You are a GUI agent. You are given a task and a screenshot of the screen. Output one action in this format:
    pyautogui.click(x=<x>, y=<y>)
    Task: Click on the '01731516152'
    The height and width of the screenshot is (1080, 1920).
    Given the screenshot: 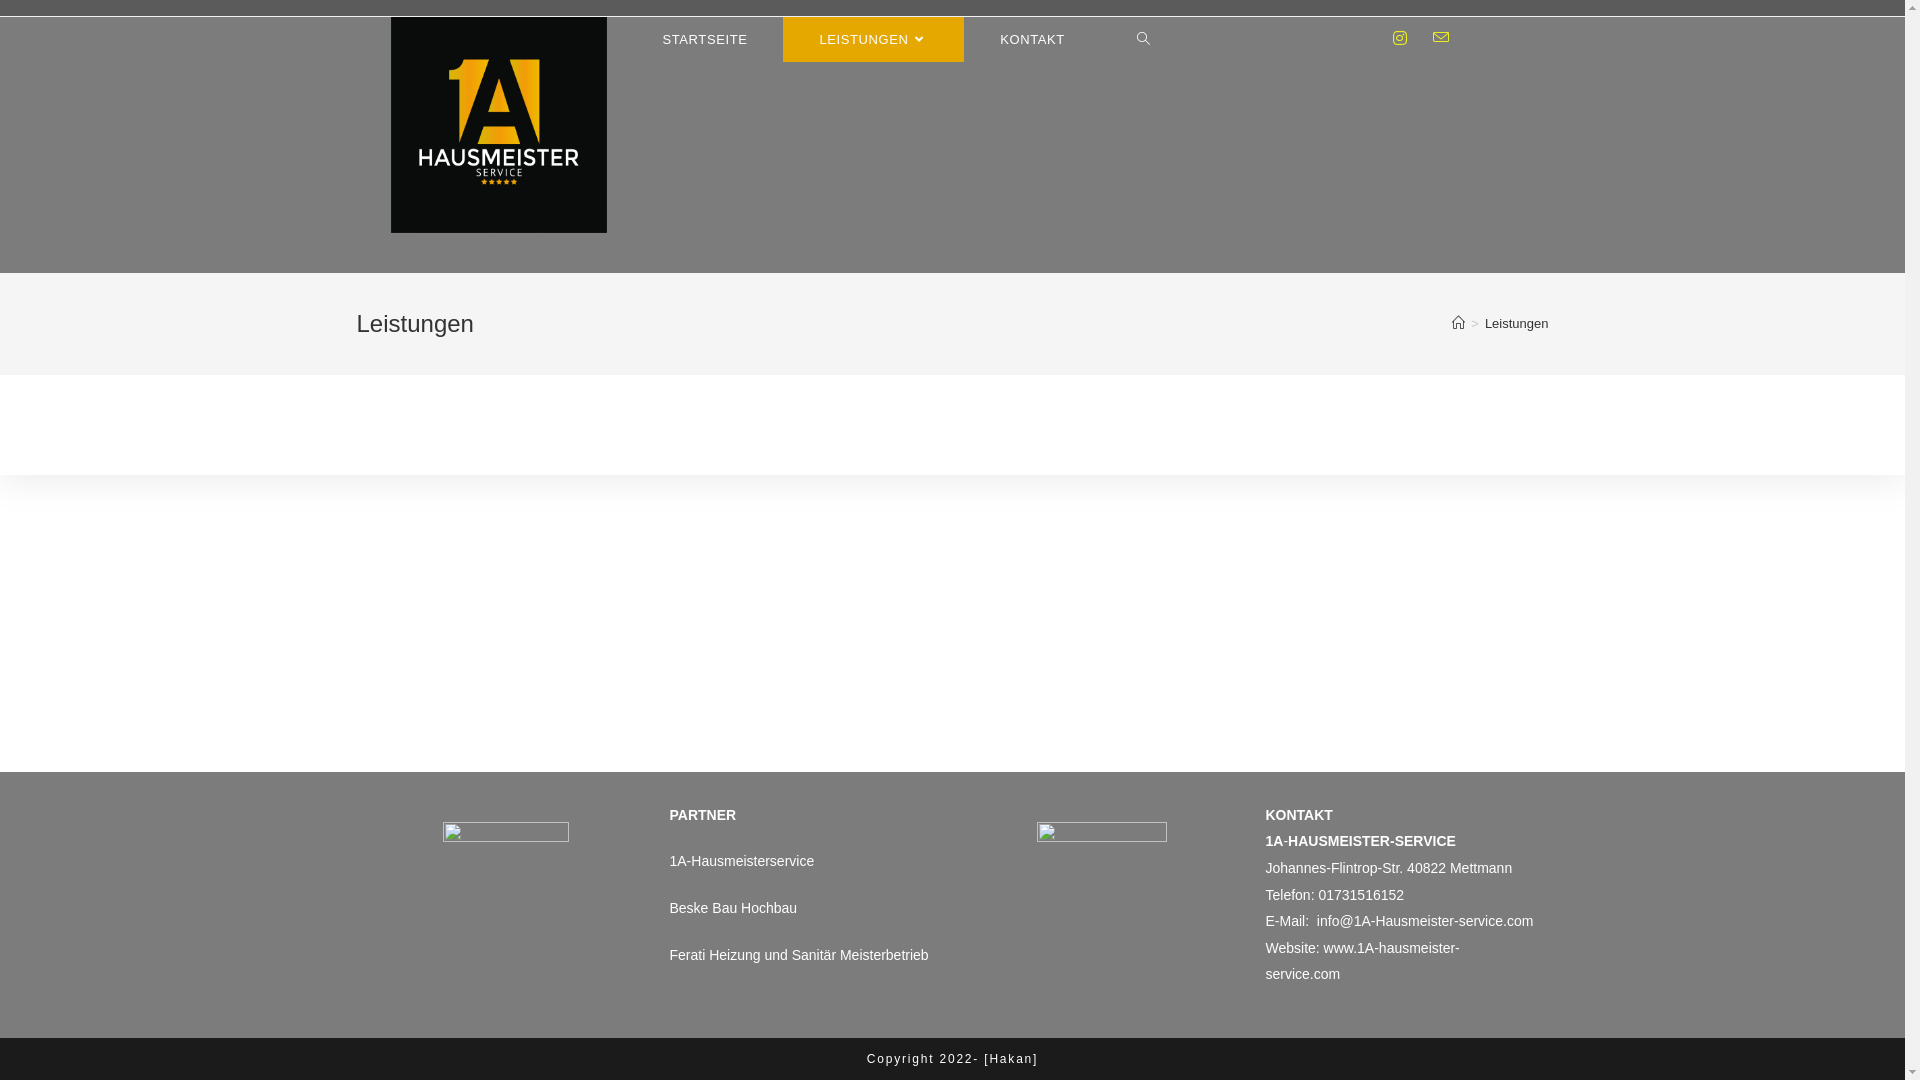 What is the action you would take?
    pyautogui.click(x=1360, y=893)
    